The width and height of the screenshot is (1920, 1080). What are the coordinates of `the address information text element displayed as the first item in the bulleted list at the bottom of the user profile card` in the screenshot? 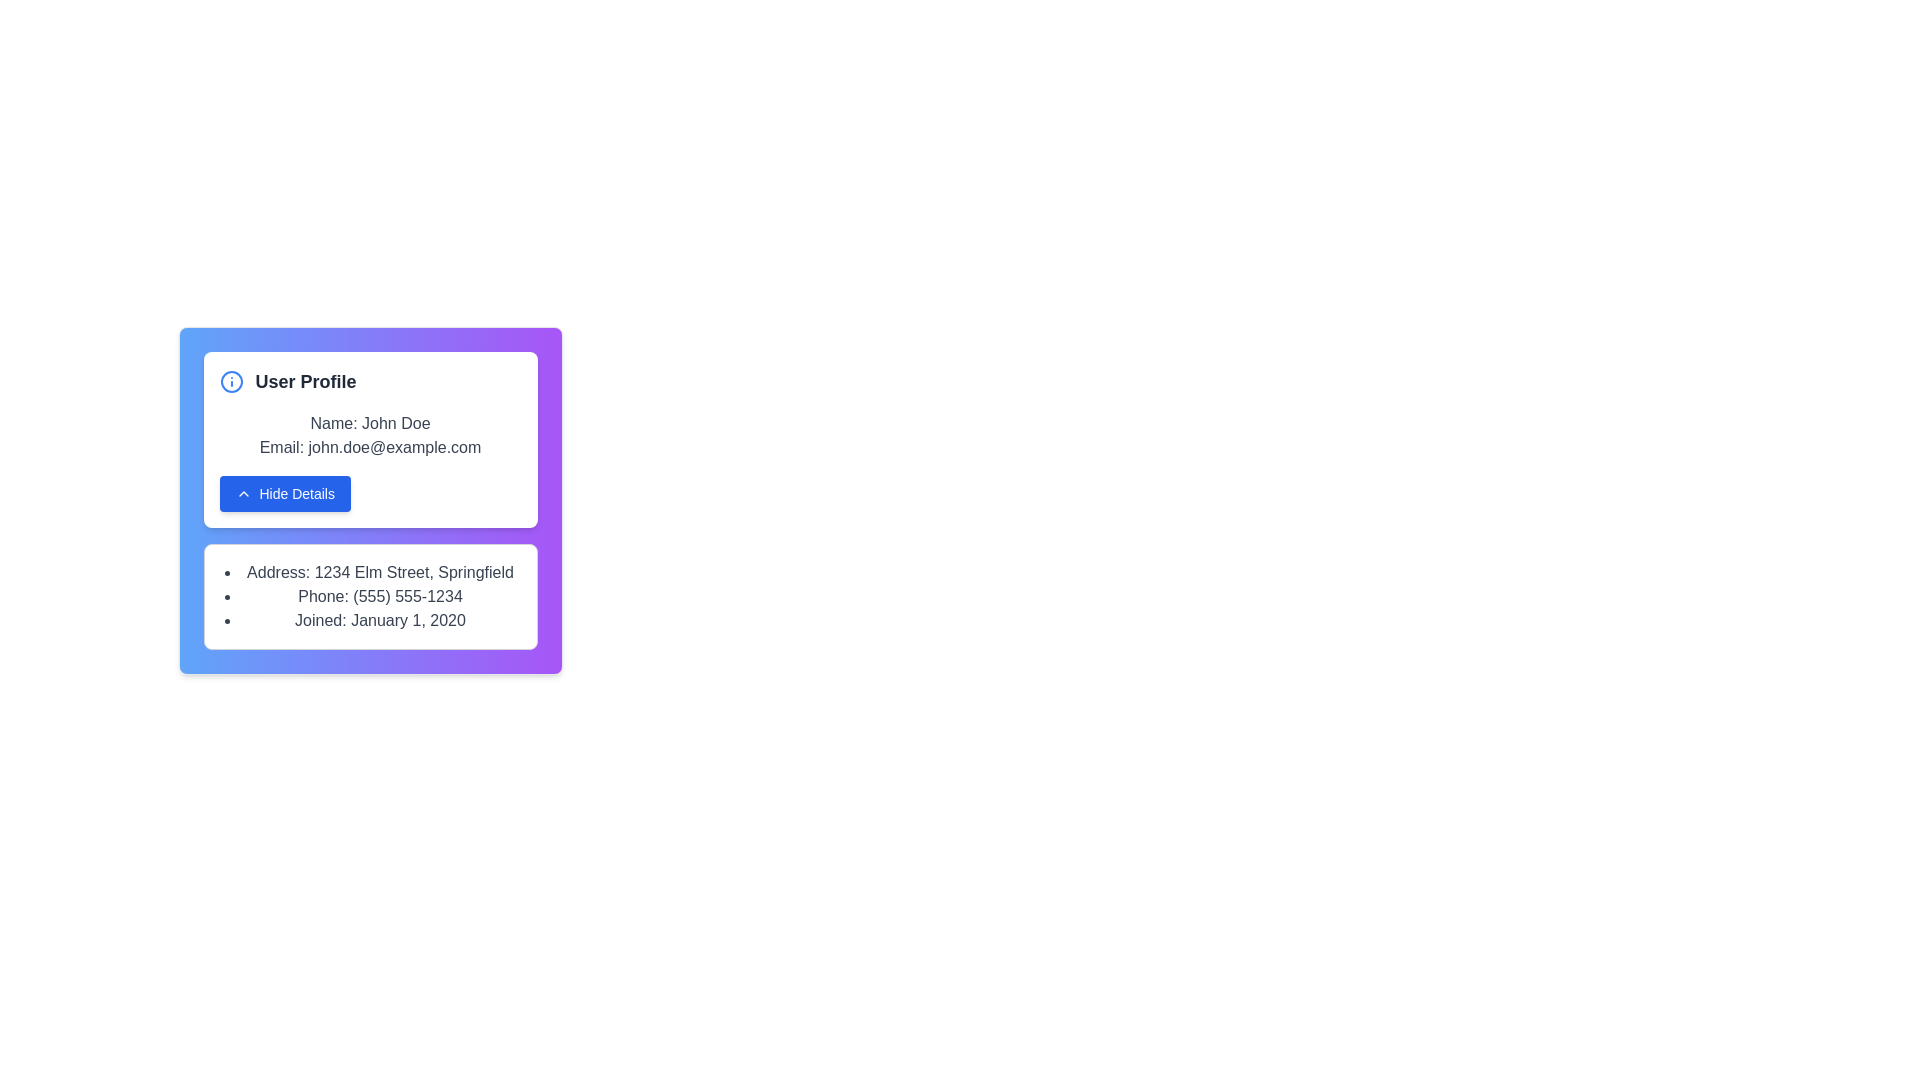 It's located at (380, 573).